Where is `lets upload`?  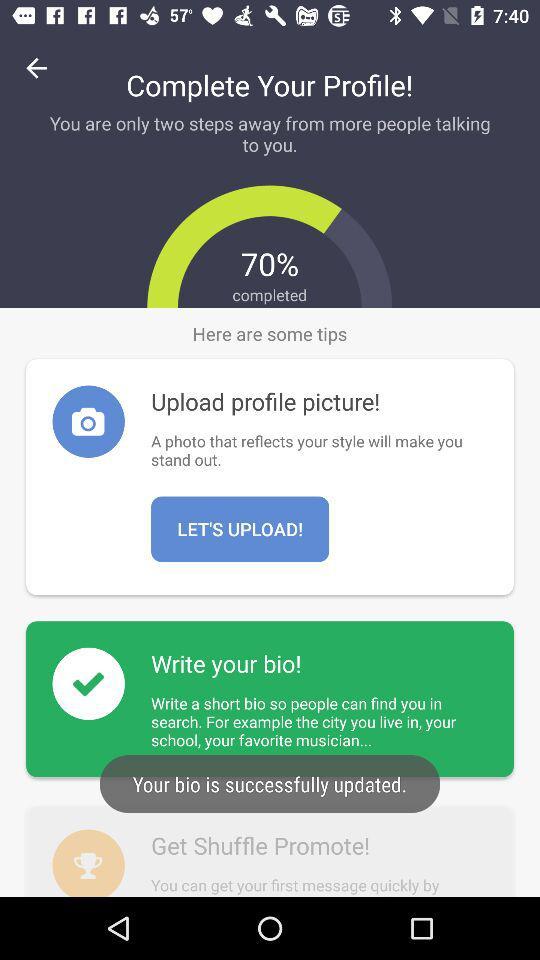 lets upload is located at coordinates (239, 528).